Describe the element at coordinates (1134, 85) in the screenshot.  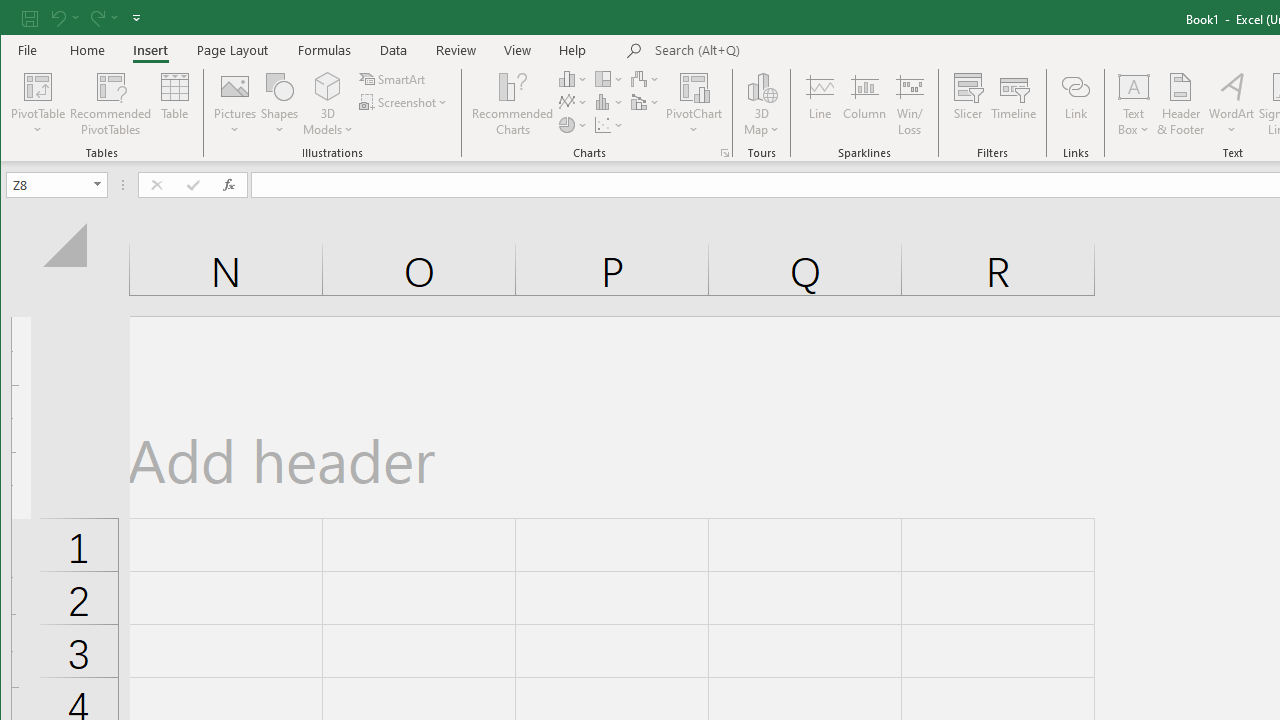
I see `'Draw Horizontal Text Box'` at that location.